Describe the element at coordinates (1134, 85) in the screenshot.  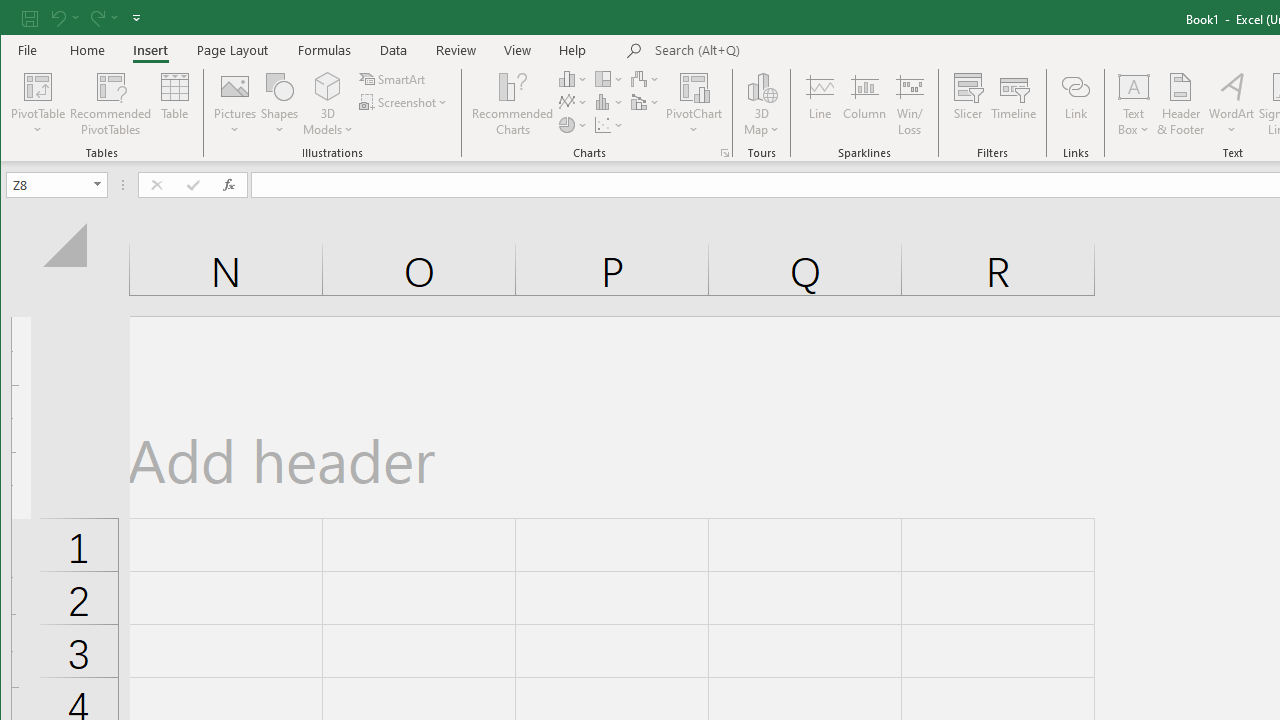
I see `'Draw Horizontal Text Box'` at that location.